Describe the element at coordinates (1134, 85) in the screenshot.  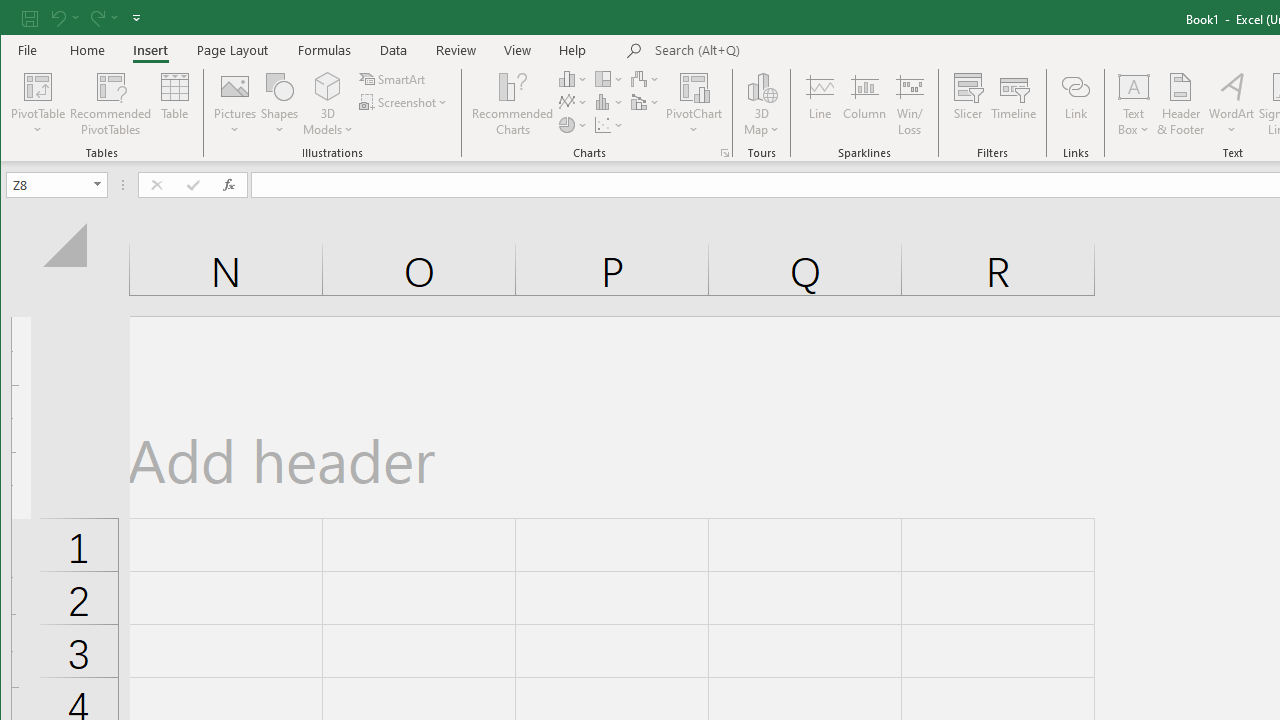
I see `'Draw Horizontal Text Box'` at that location.